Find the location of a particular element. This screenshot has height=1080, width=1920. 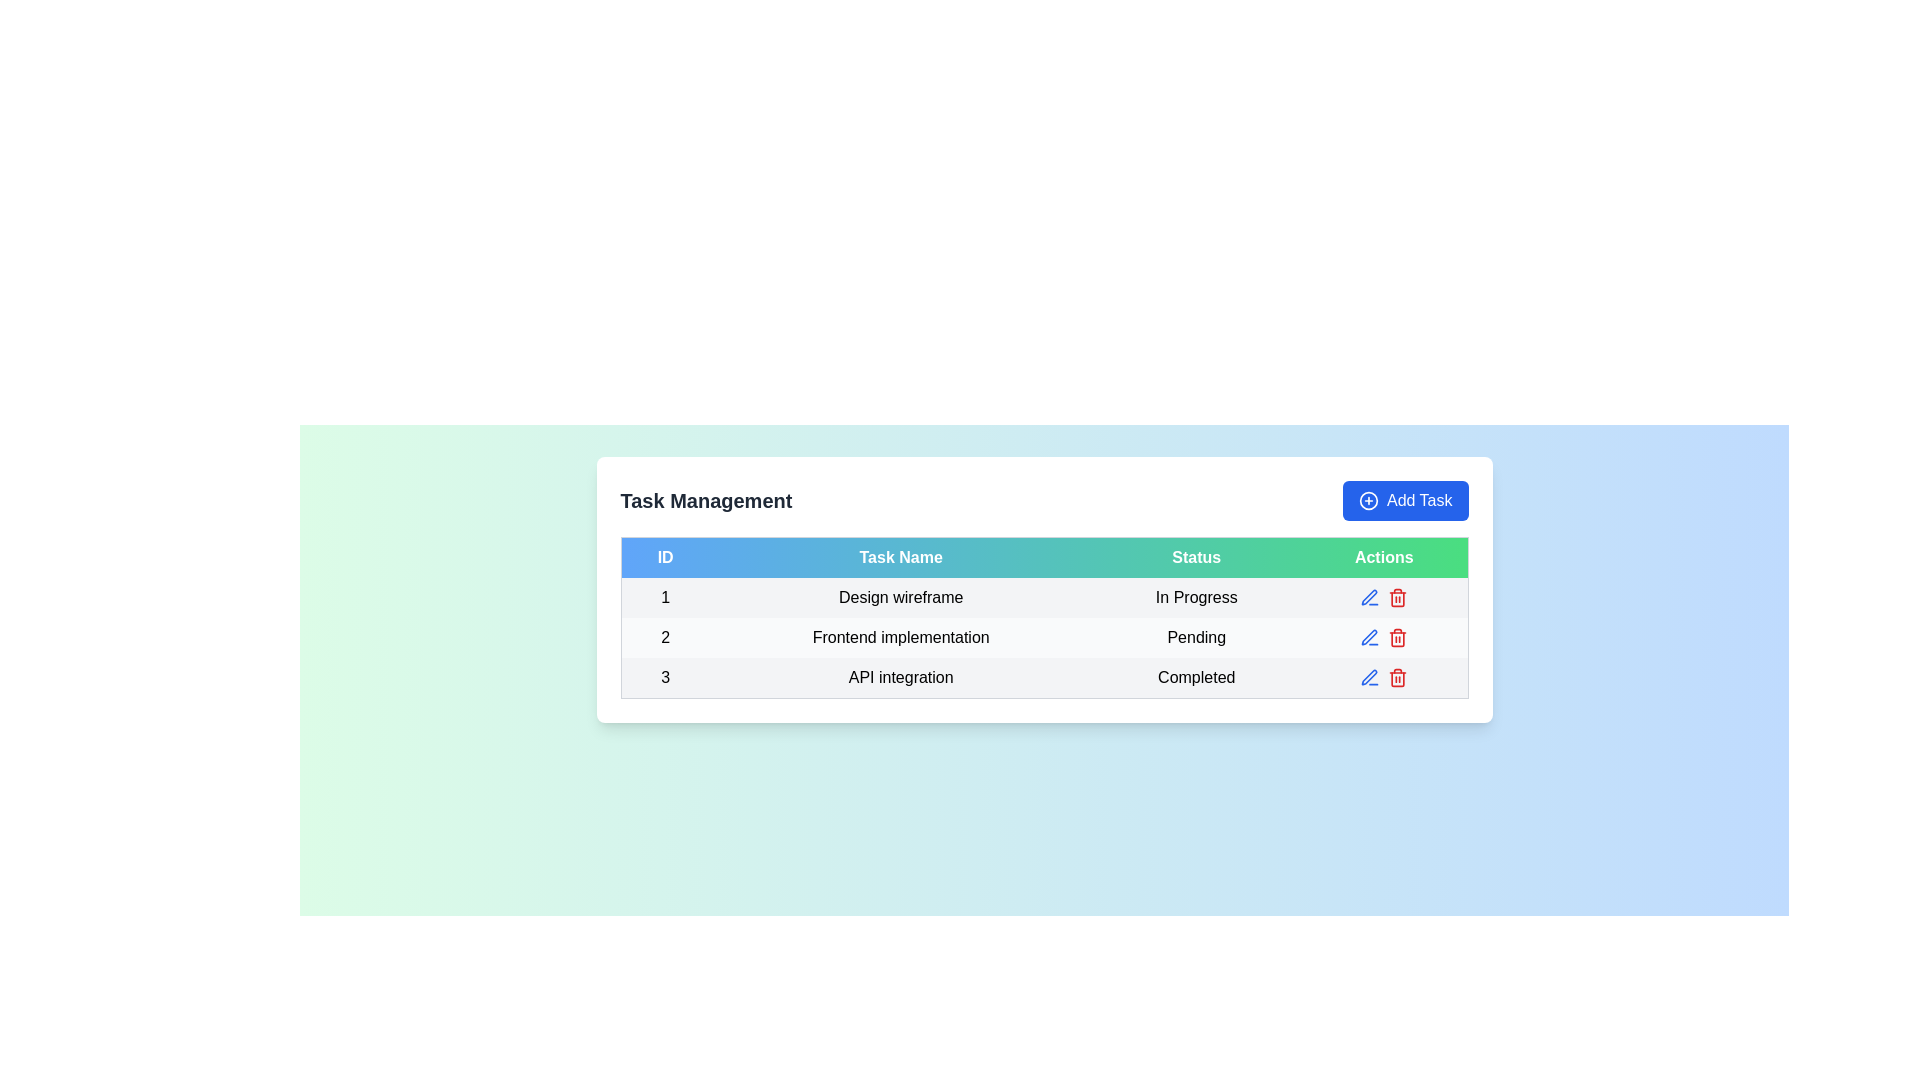

the 'Status' table column header, which is the third column header with a green background and white text is located at coordinates (1196, 557).